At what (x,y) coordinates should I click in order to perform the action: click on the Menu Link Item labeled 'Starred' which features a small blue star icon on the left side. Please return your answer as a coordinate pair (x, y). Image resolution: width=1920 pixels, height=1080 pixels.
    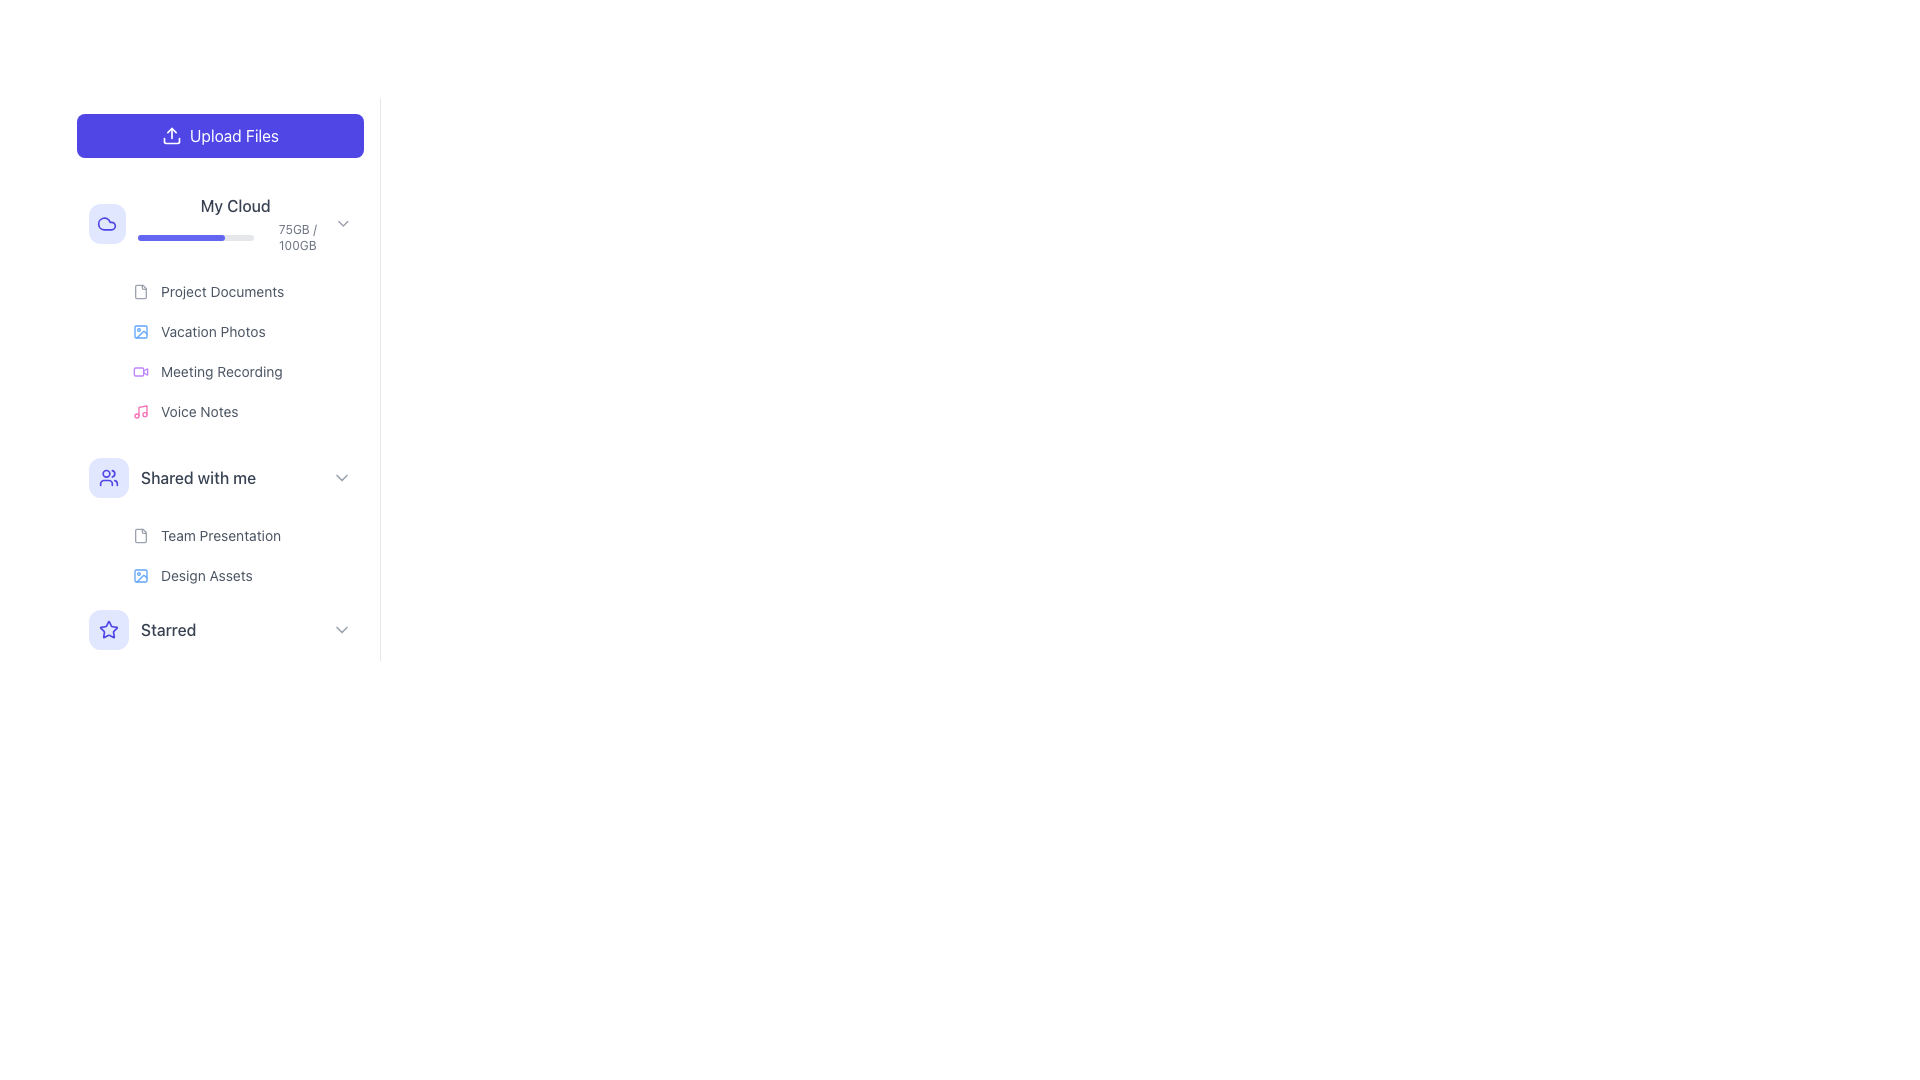
    Looking at the image, I should click on (141, 628).